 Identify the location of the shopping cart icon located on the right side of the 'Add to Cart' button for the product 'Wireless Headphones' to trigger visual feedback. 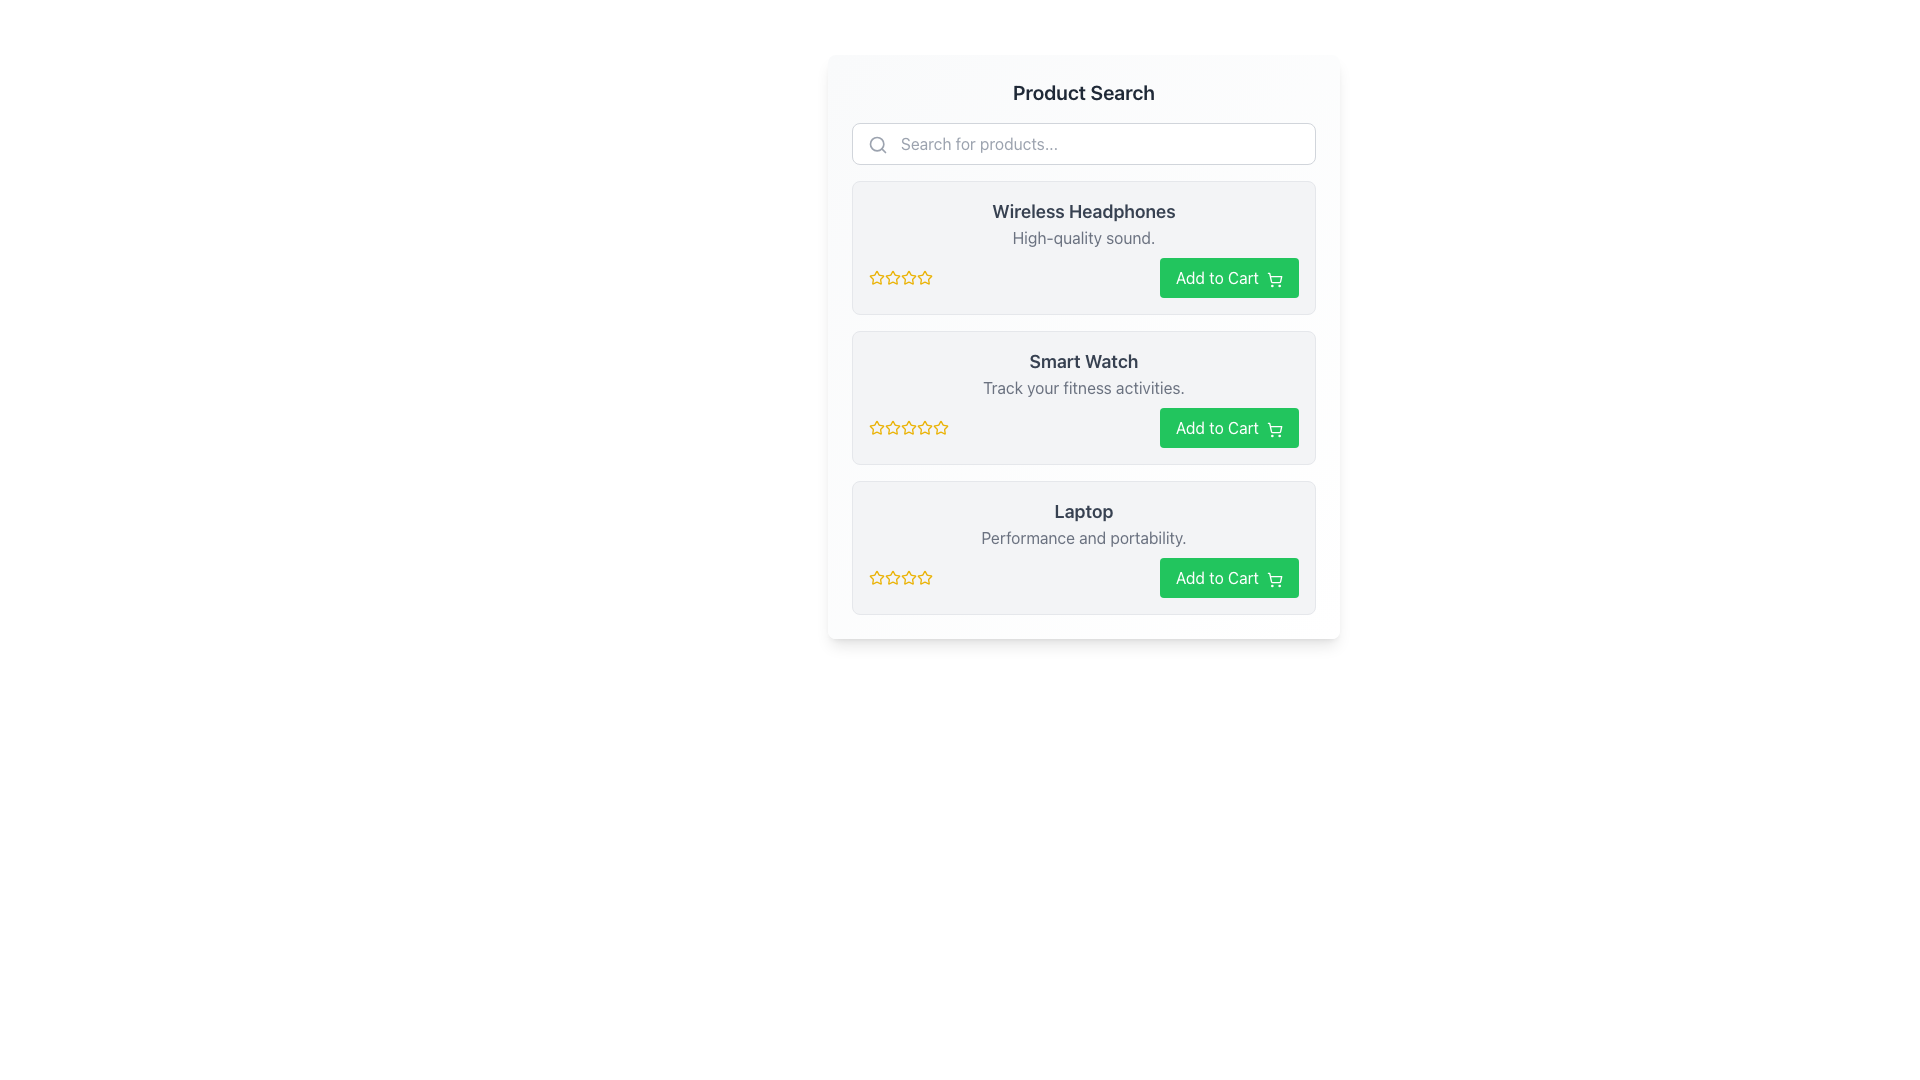
(1274, 278).